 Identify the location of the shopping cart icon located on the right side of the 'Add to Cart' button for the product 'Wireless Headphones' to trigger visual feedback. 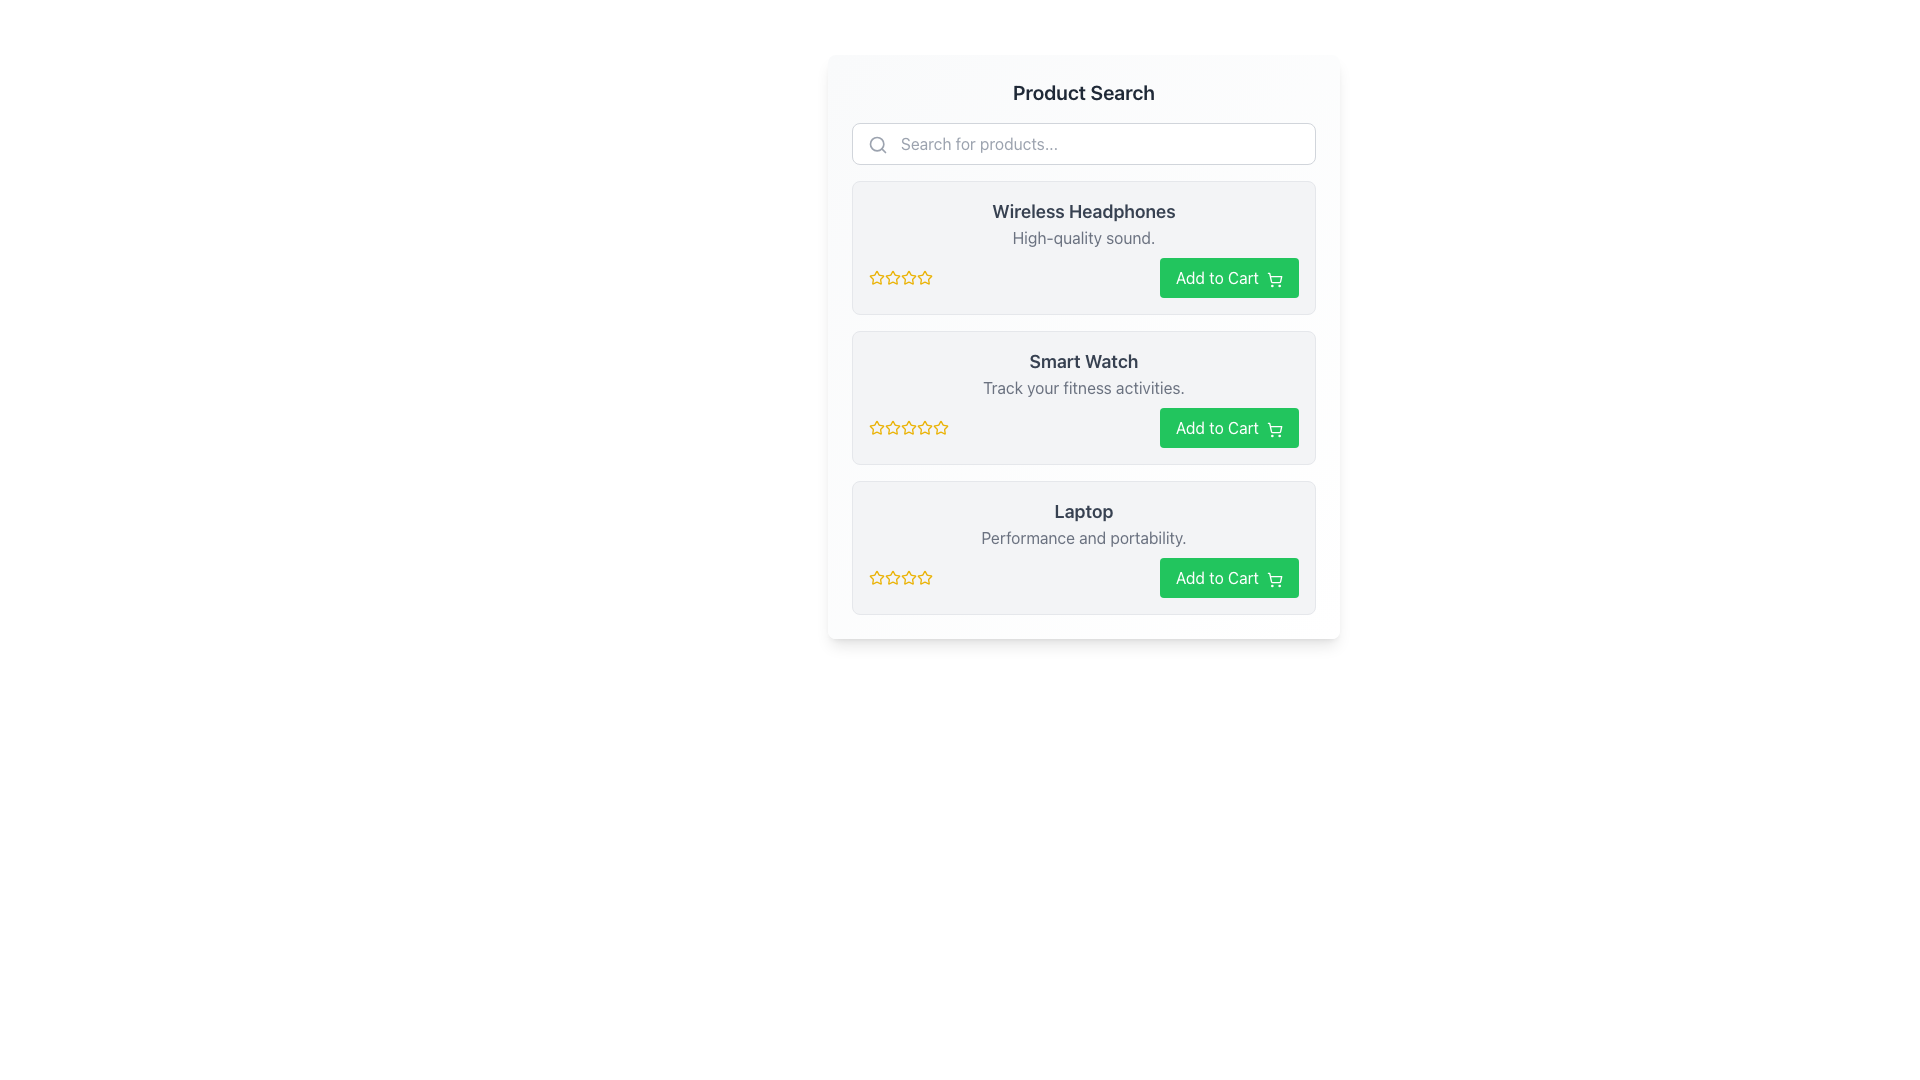
(1274, 278).